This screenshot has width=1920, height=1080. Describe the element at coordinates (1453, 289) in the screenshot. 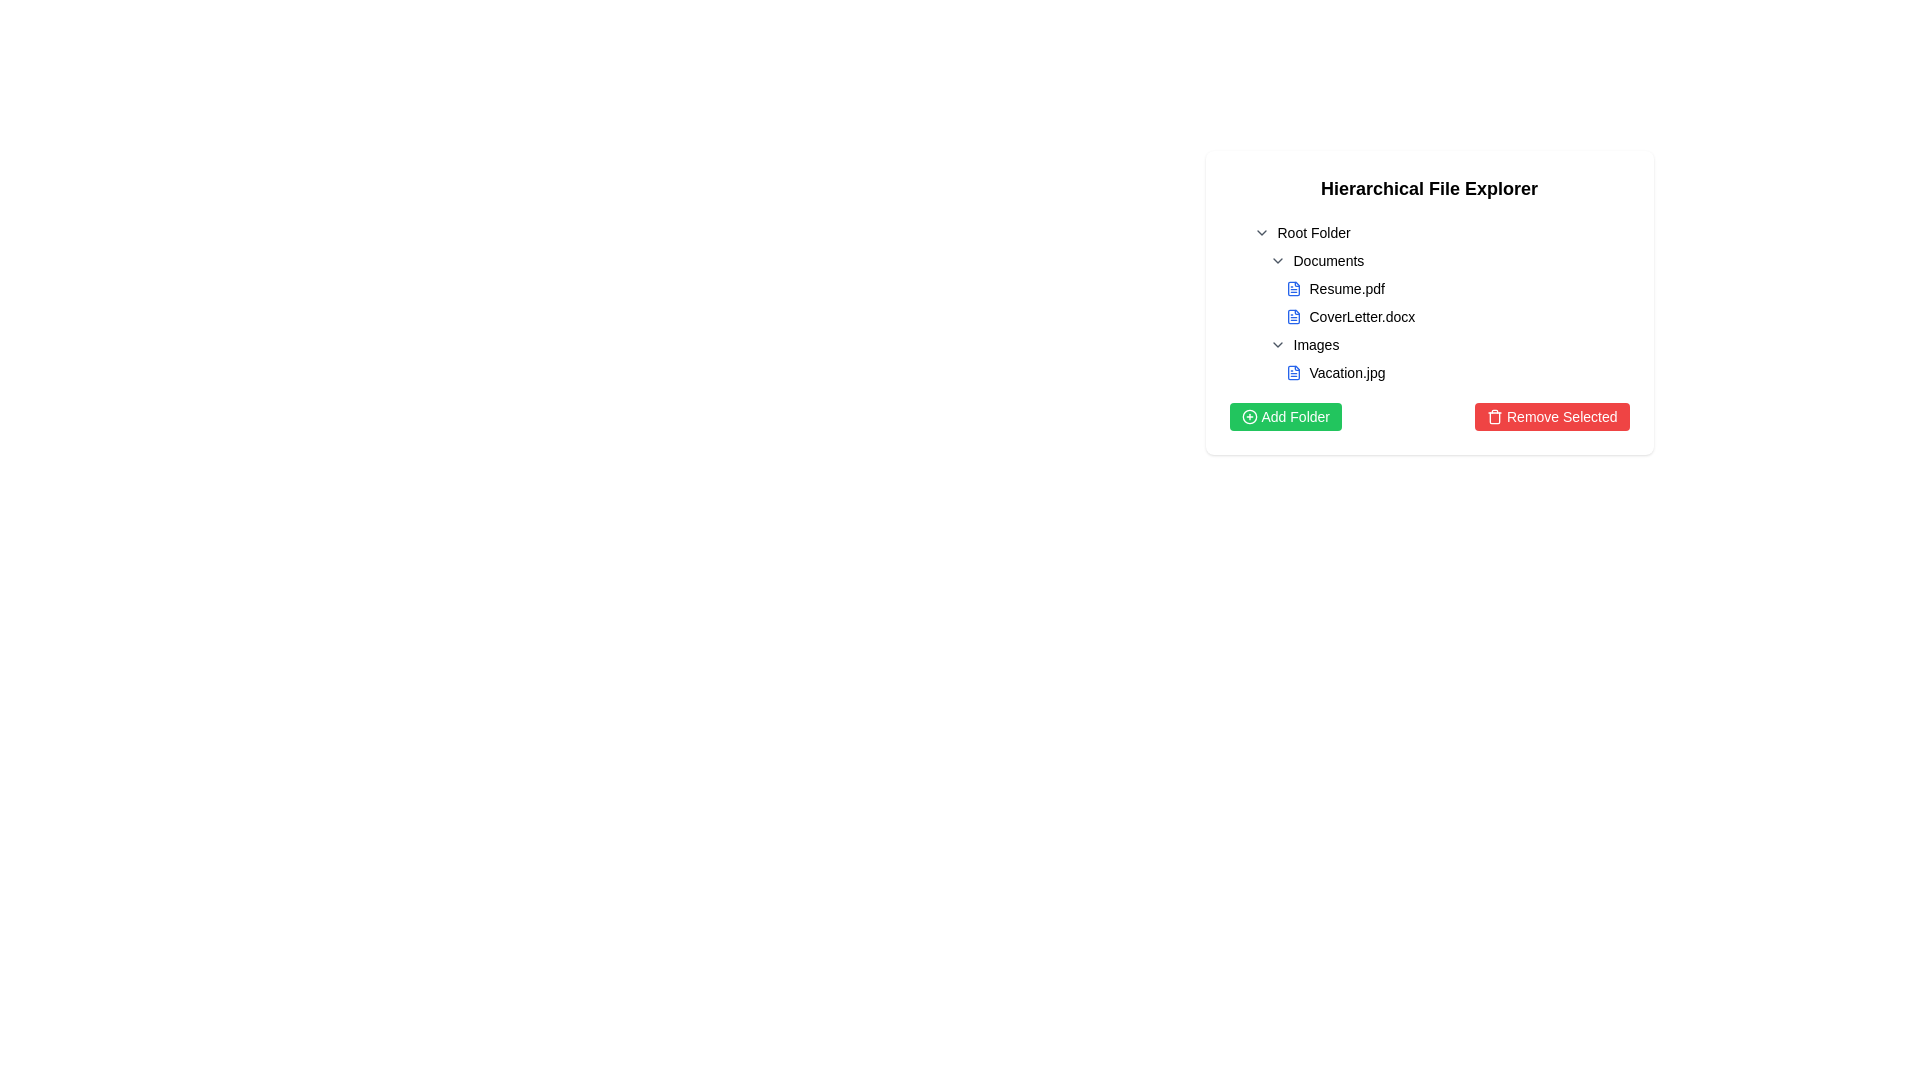

I see `on the 'Resume.pdf' file entry, which is the first item in the vertical list under the 'Documents' section of the file explorer` at that location.